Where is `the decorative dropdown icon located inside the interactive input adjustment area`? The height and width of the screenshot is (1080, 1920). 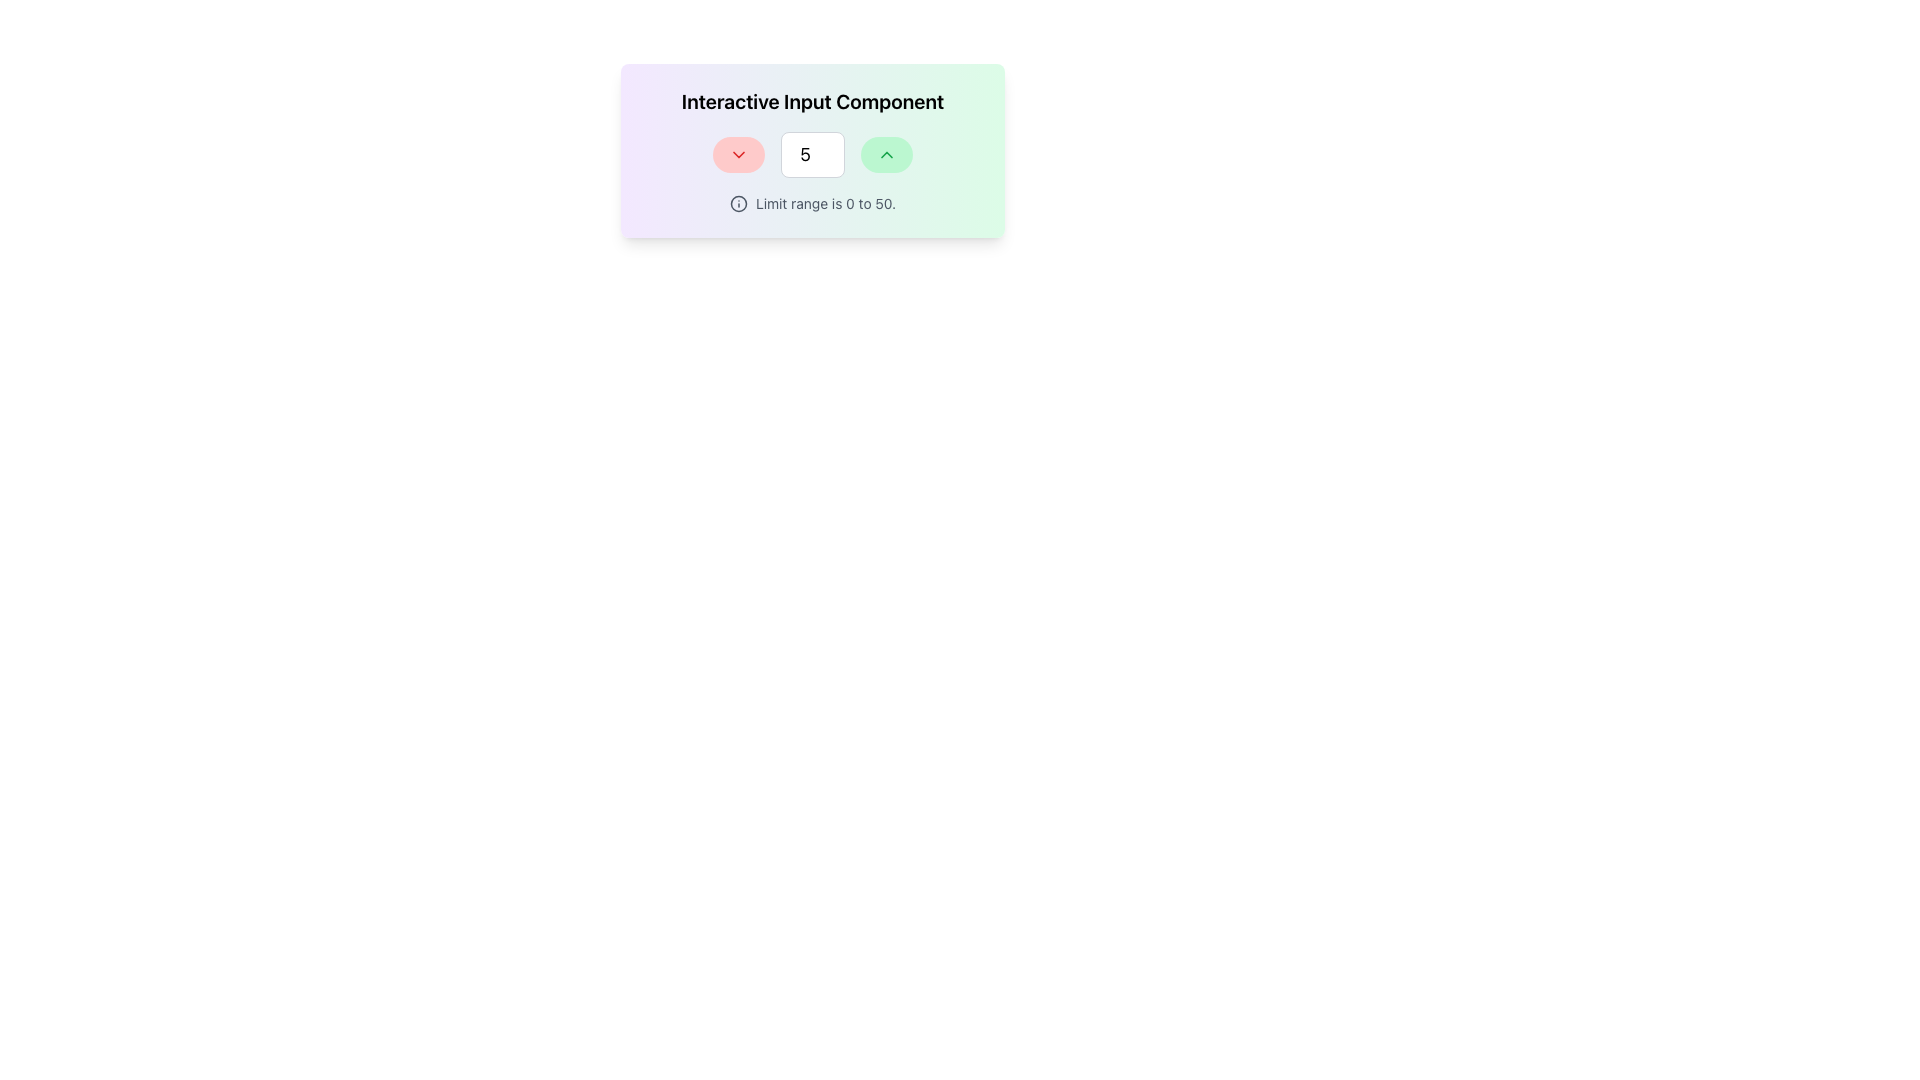 the decorative dropdown icon located inside the interactive input adjustment area is located at coordinates (738, 153).